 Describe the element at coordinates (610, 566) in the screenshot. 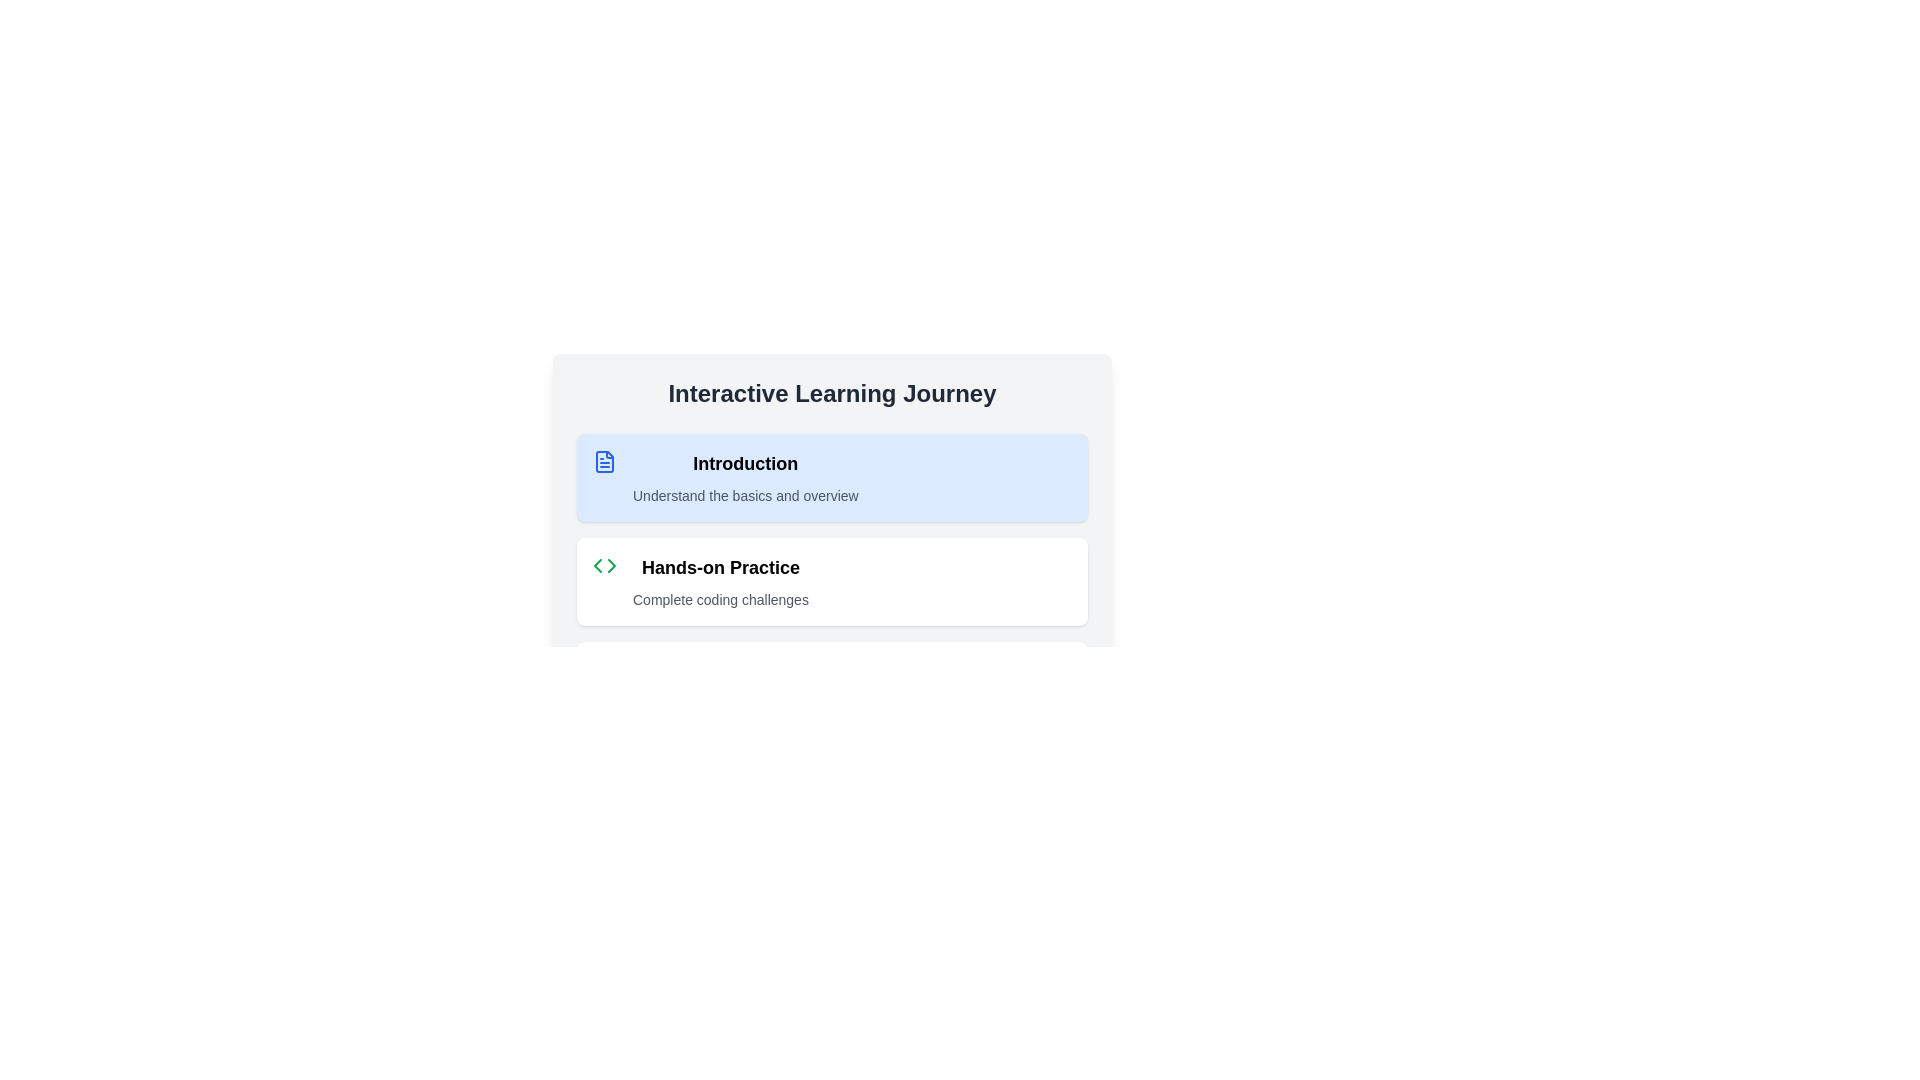

I see `the right-facing green arrow icon located to the left of the 'Hands-on Practice' text` at that location.